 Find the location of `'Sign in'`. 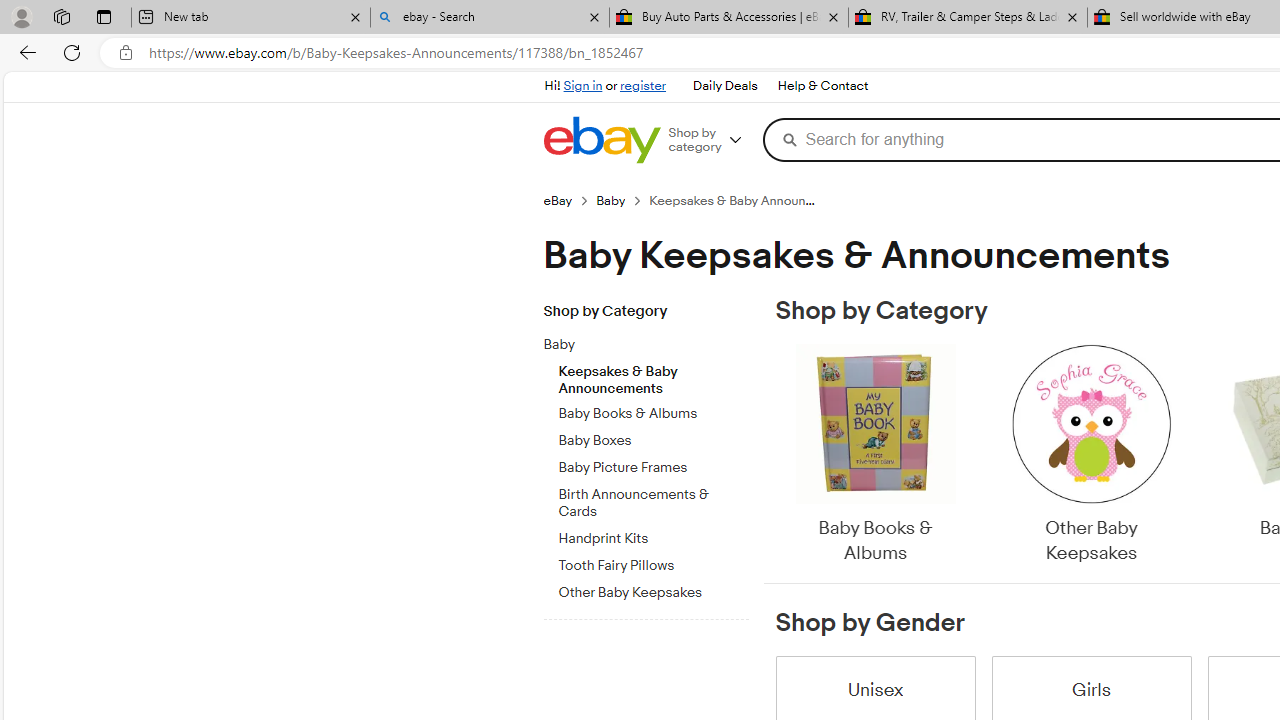

'Sign in' is located at coordinates (582, 85).